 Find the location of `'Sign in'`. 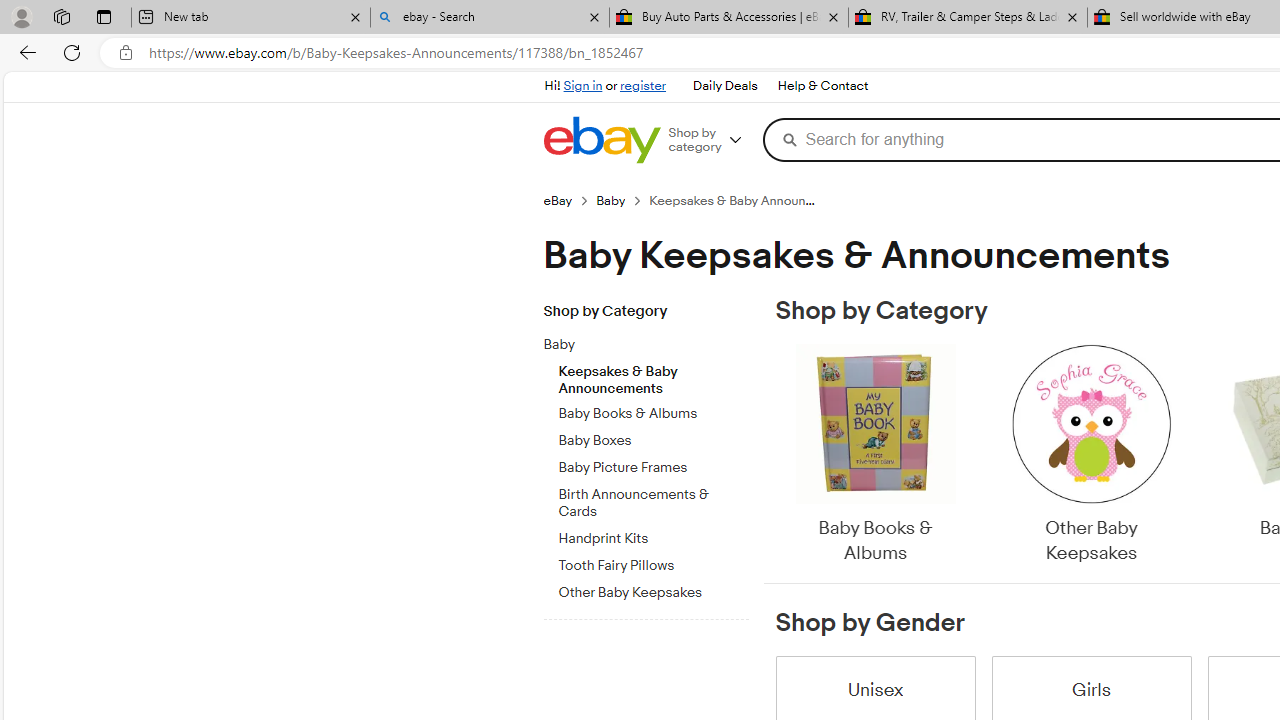

'Sign in' is located at coordinates (582, 85).